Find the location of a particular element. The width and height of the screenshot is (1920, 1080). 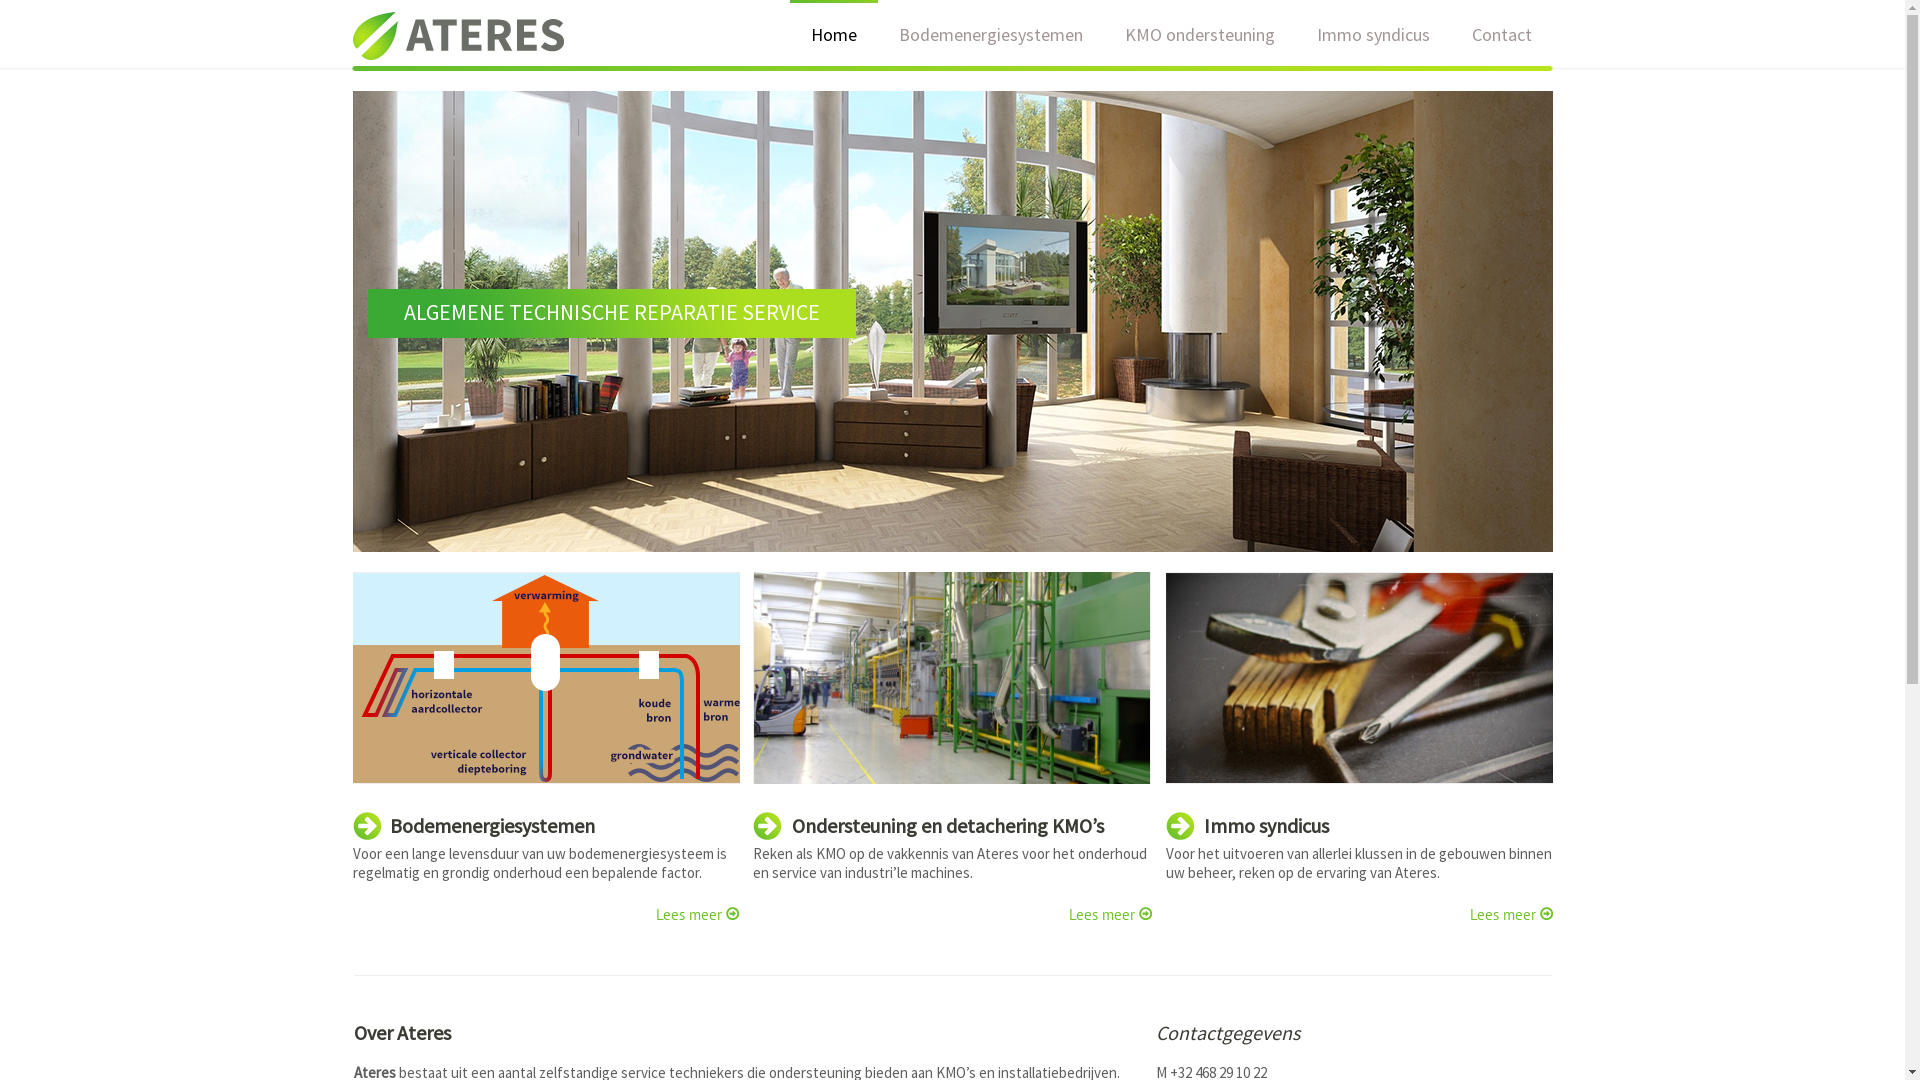

'Lees meer ' is located at coordinates (1511, 914).